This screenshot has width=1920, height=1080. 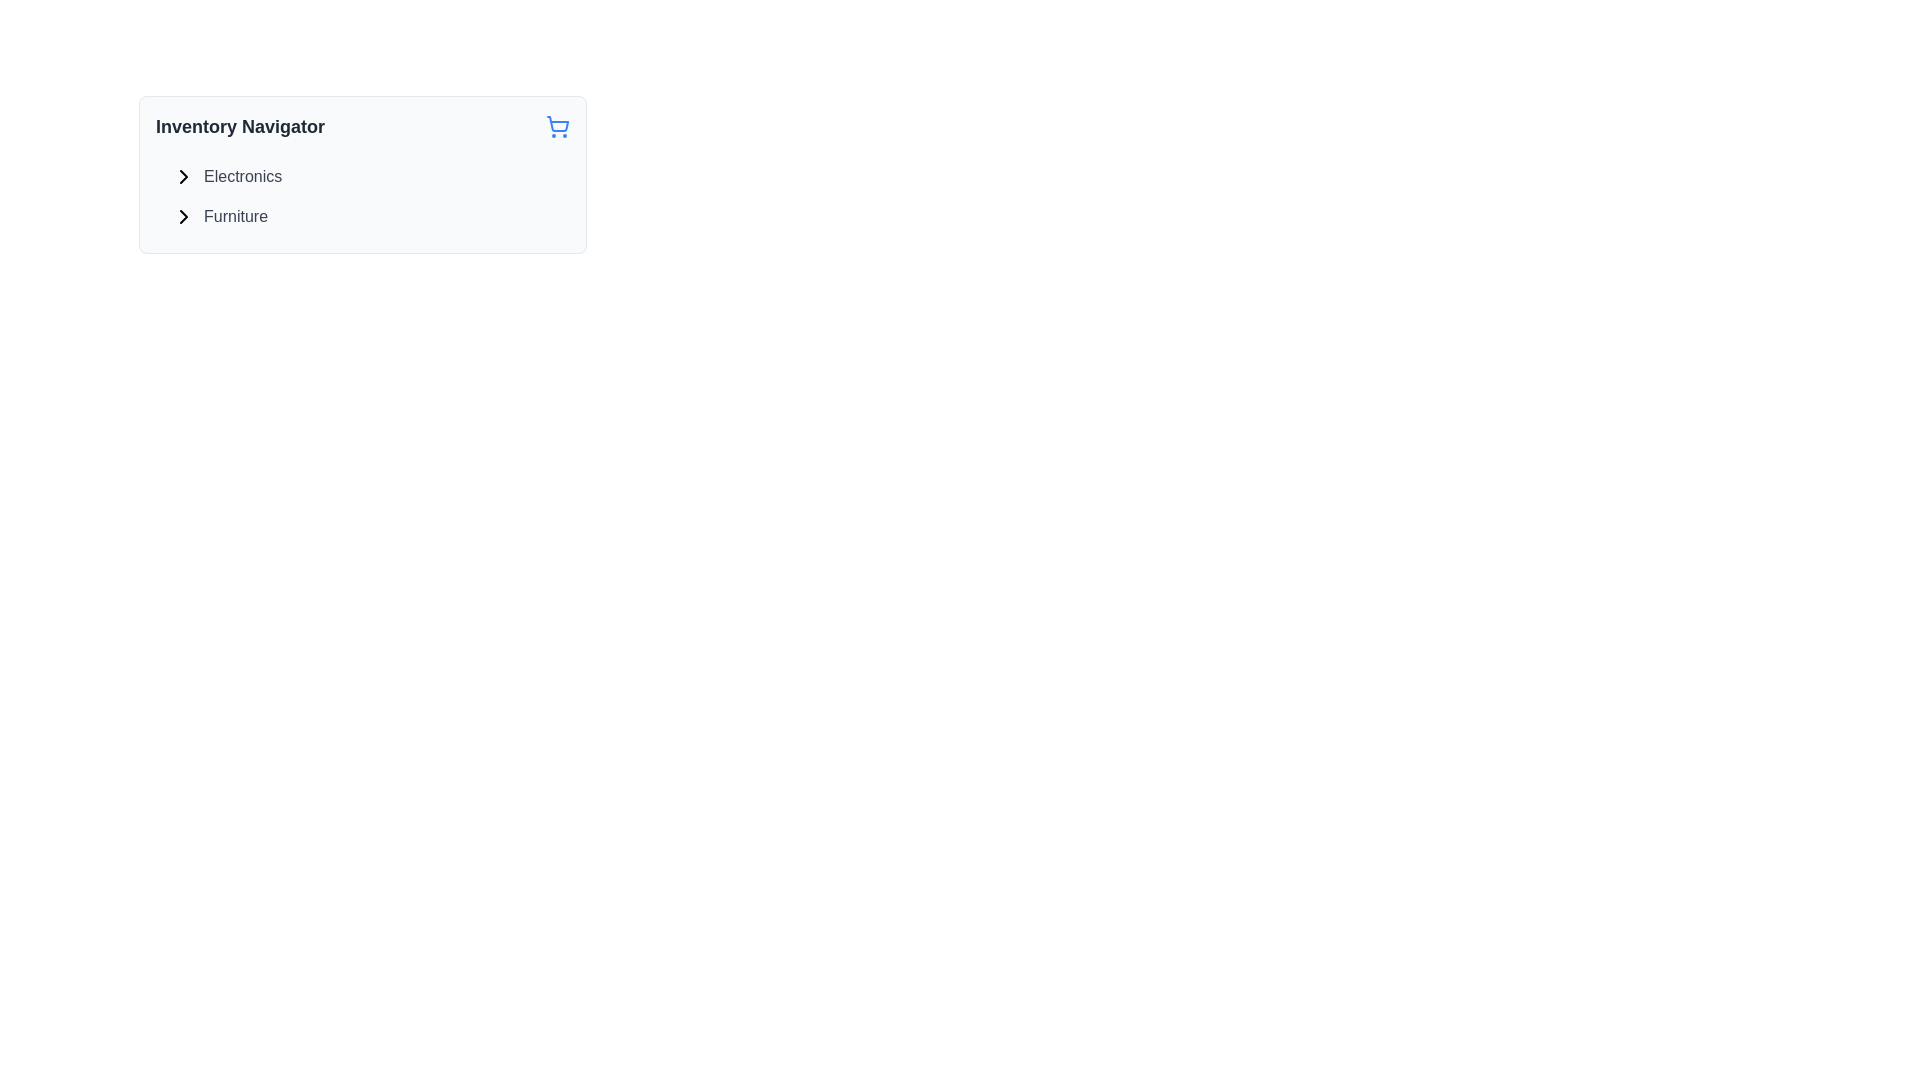 What do you see at coordinates (557, 127) in the screenshot?
I see `the shopping cart icon located in the top-right corner of the 'Inventory Navigator' section, aligned with the title text 'Inventory Navigator'` at bounding box center [557, 127].